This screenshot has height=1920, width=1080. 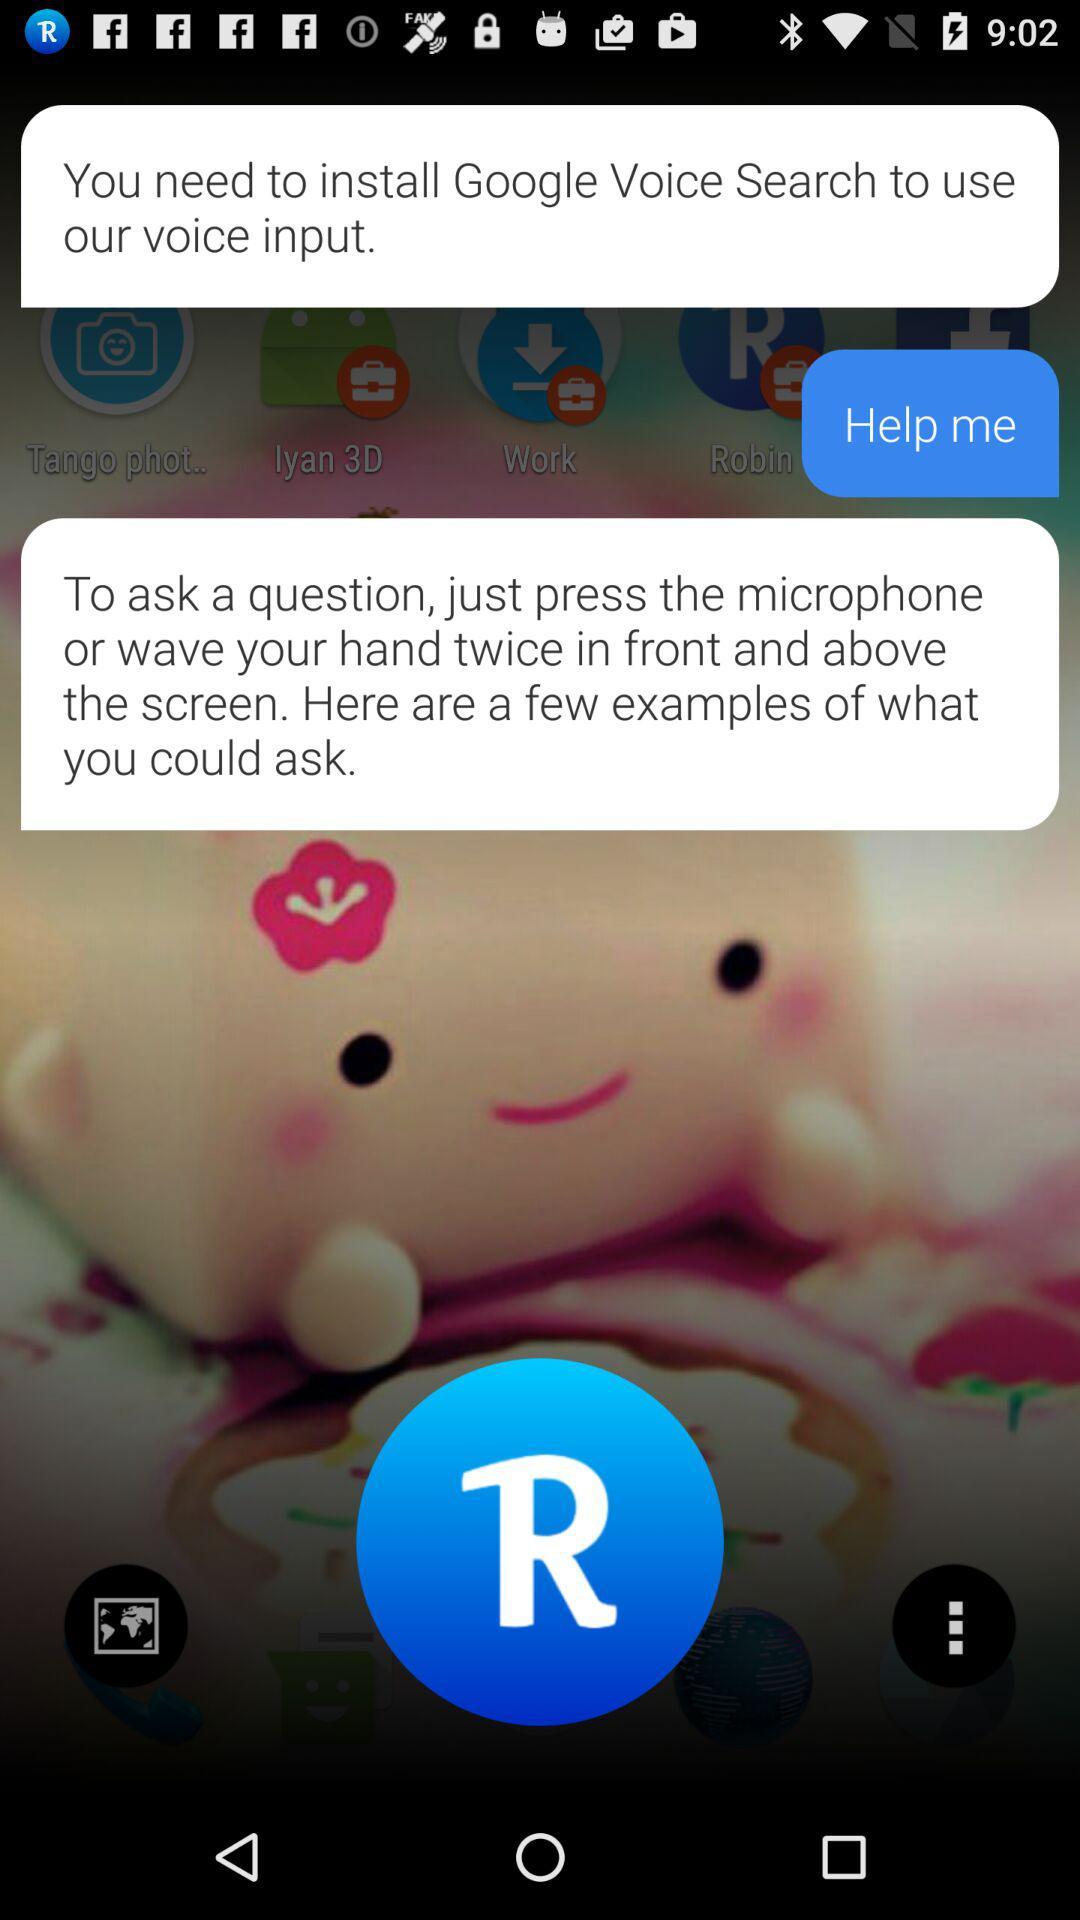 I want to click on more information, so click(x=952, y=1626).